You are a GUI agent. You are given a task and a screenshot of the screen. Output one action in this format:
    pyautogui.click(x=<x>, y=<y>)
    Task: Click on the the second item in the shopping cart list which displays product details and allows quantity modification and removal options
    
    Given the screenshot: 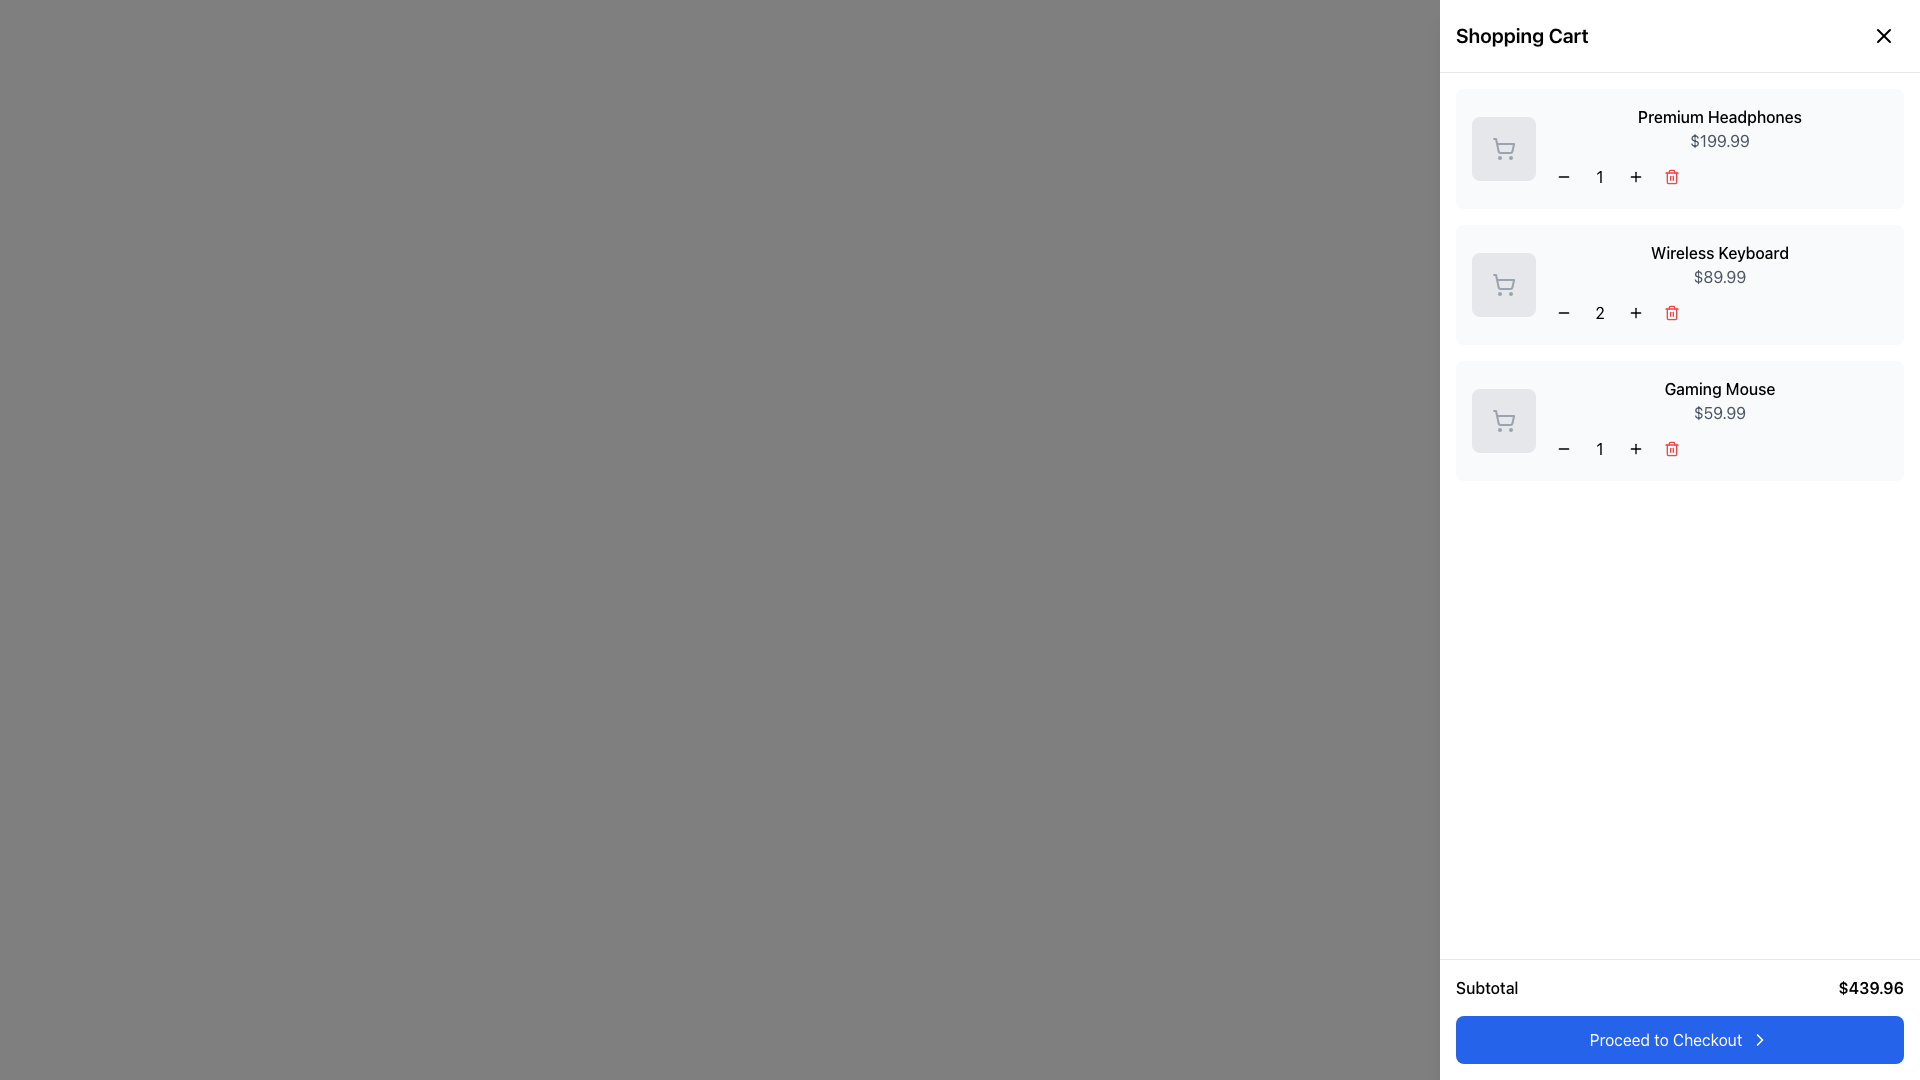 What is the action you would take?
    pyautogui.click(x=1680, y=285)
    